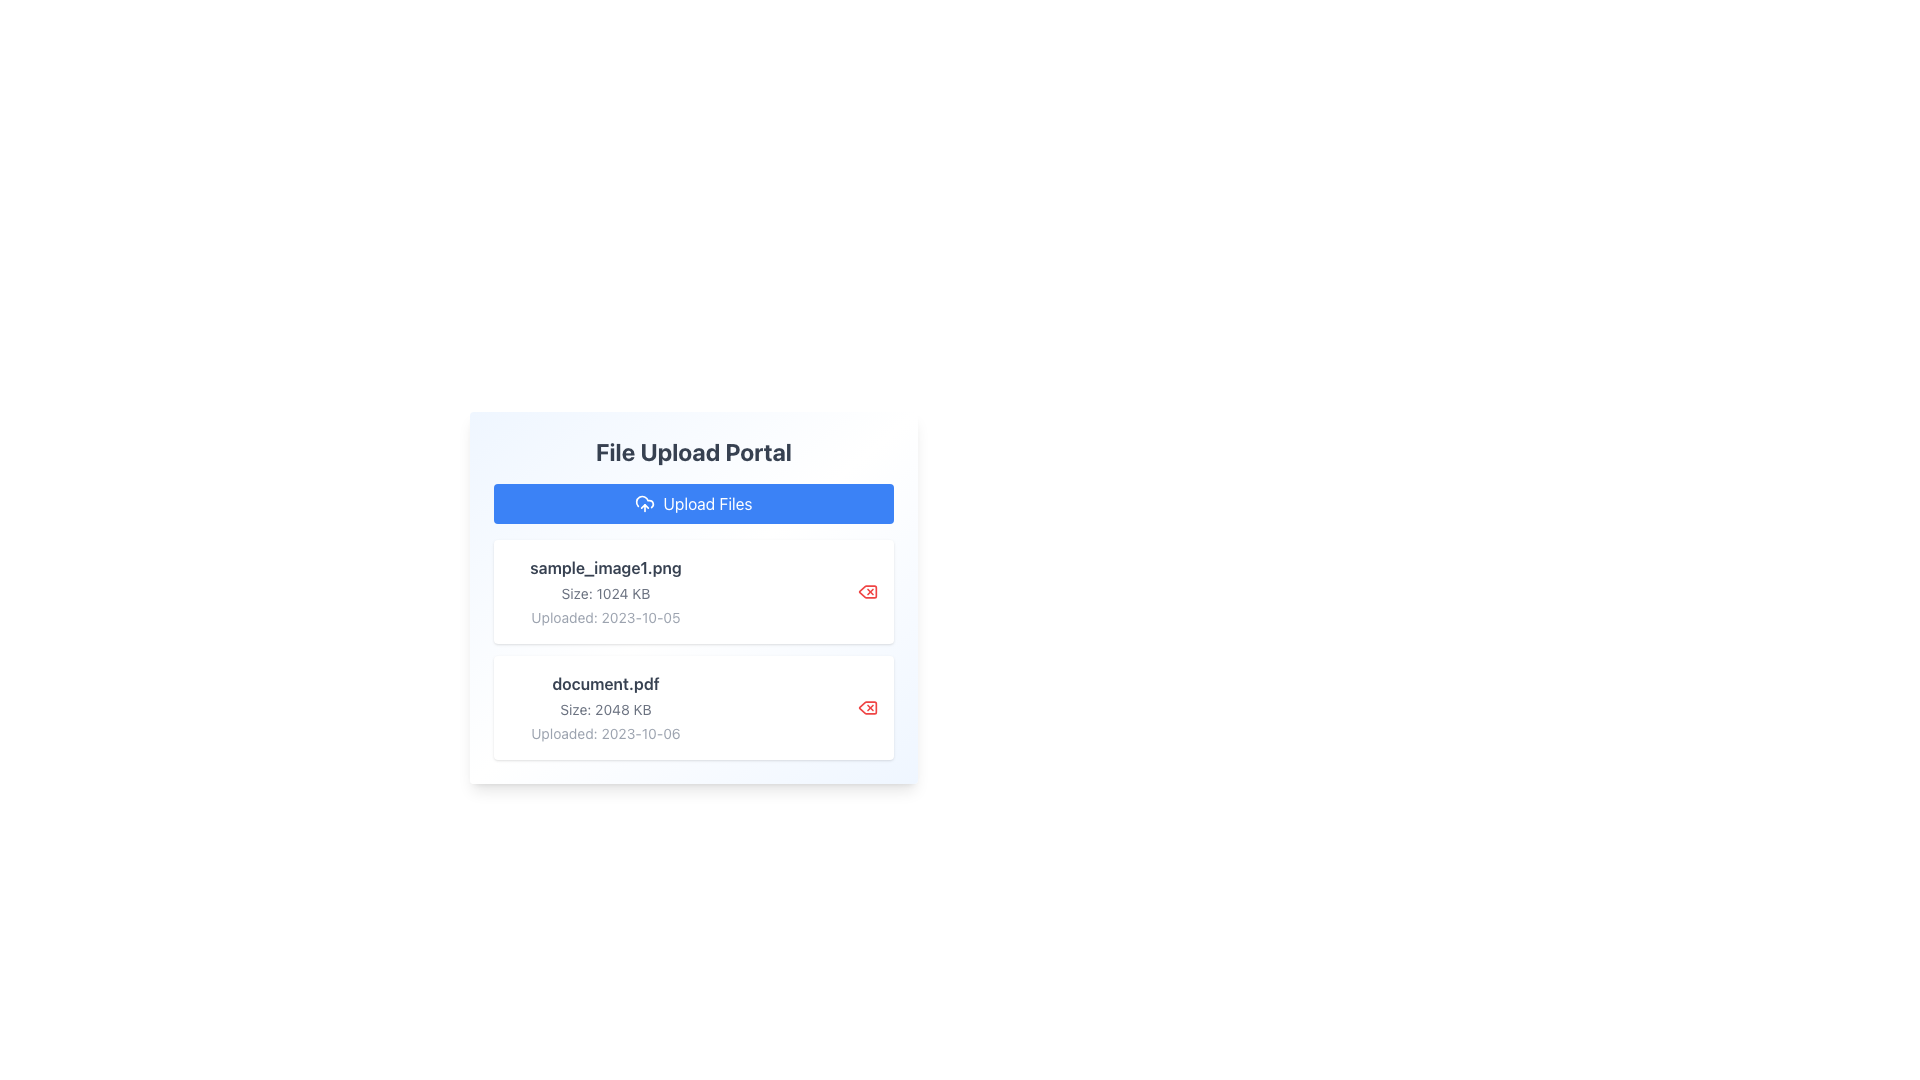 Image resolution: width=1920 pixels, height=1080 pixels. Describe the element at coordinates (868, 707) in the screenshot. I see `the delete button located at the rightmost position of the file details row for 'document.pdf'` at that location.